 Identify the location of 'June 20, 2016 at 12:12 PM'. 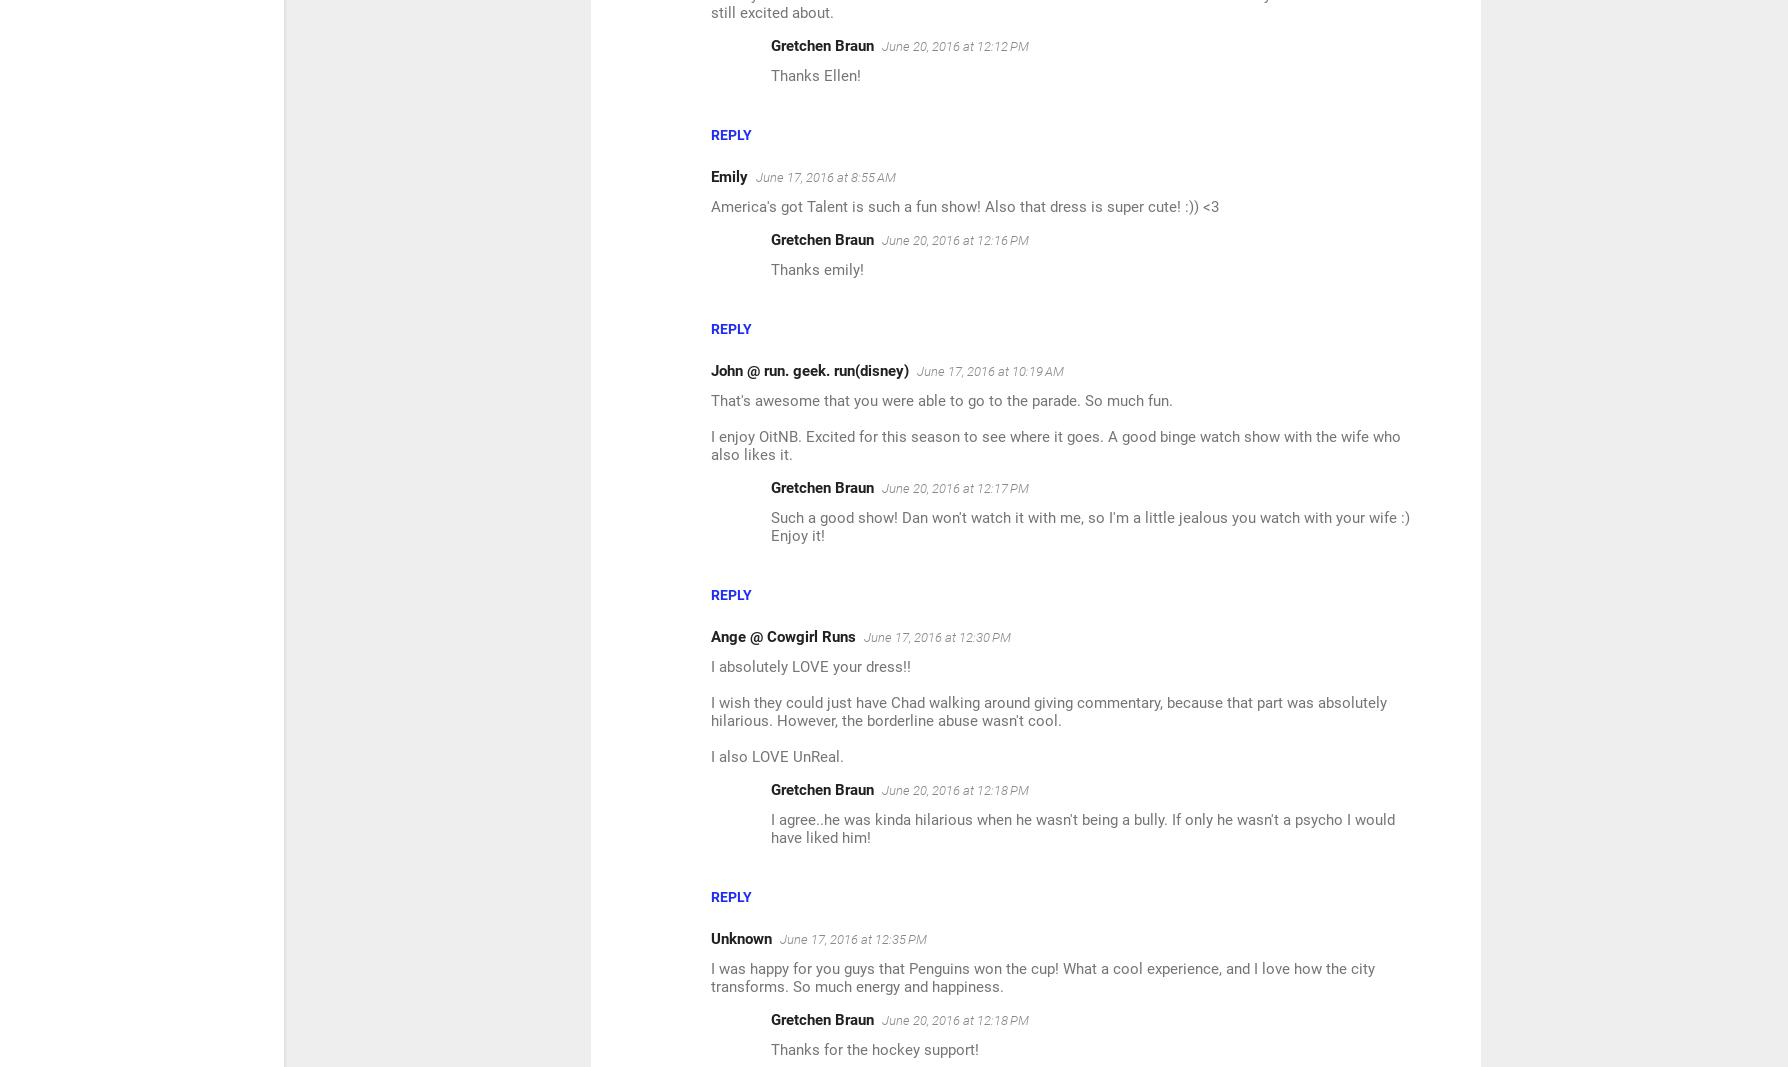
(881, 45).